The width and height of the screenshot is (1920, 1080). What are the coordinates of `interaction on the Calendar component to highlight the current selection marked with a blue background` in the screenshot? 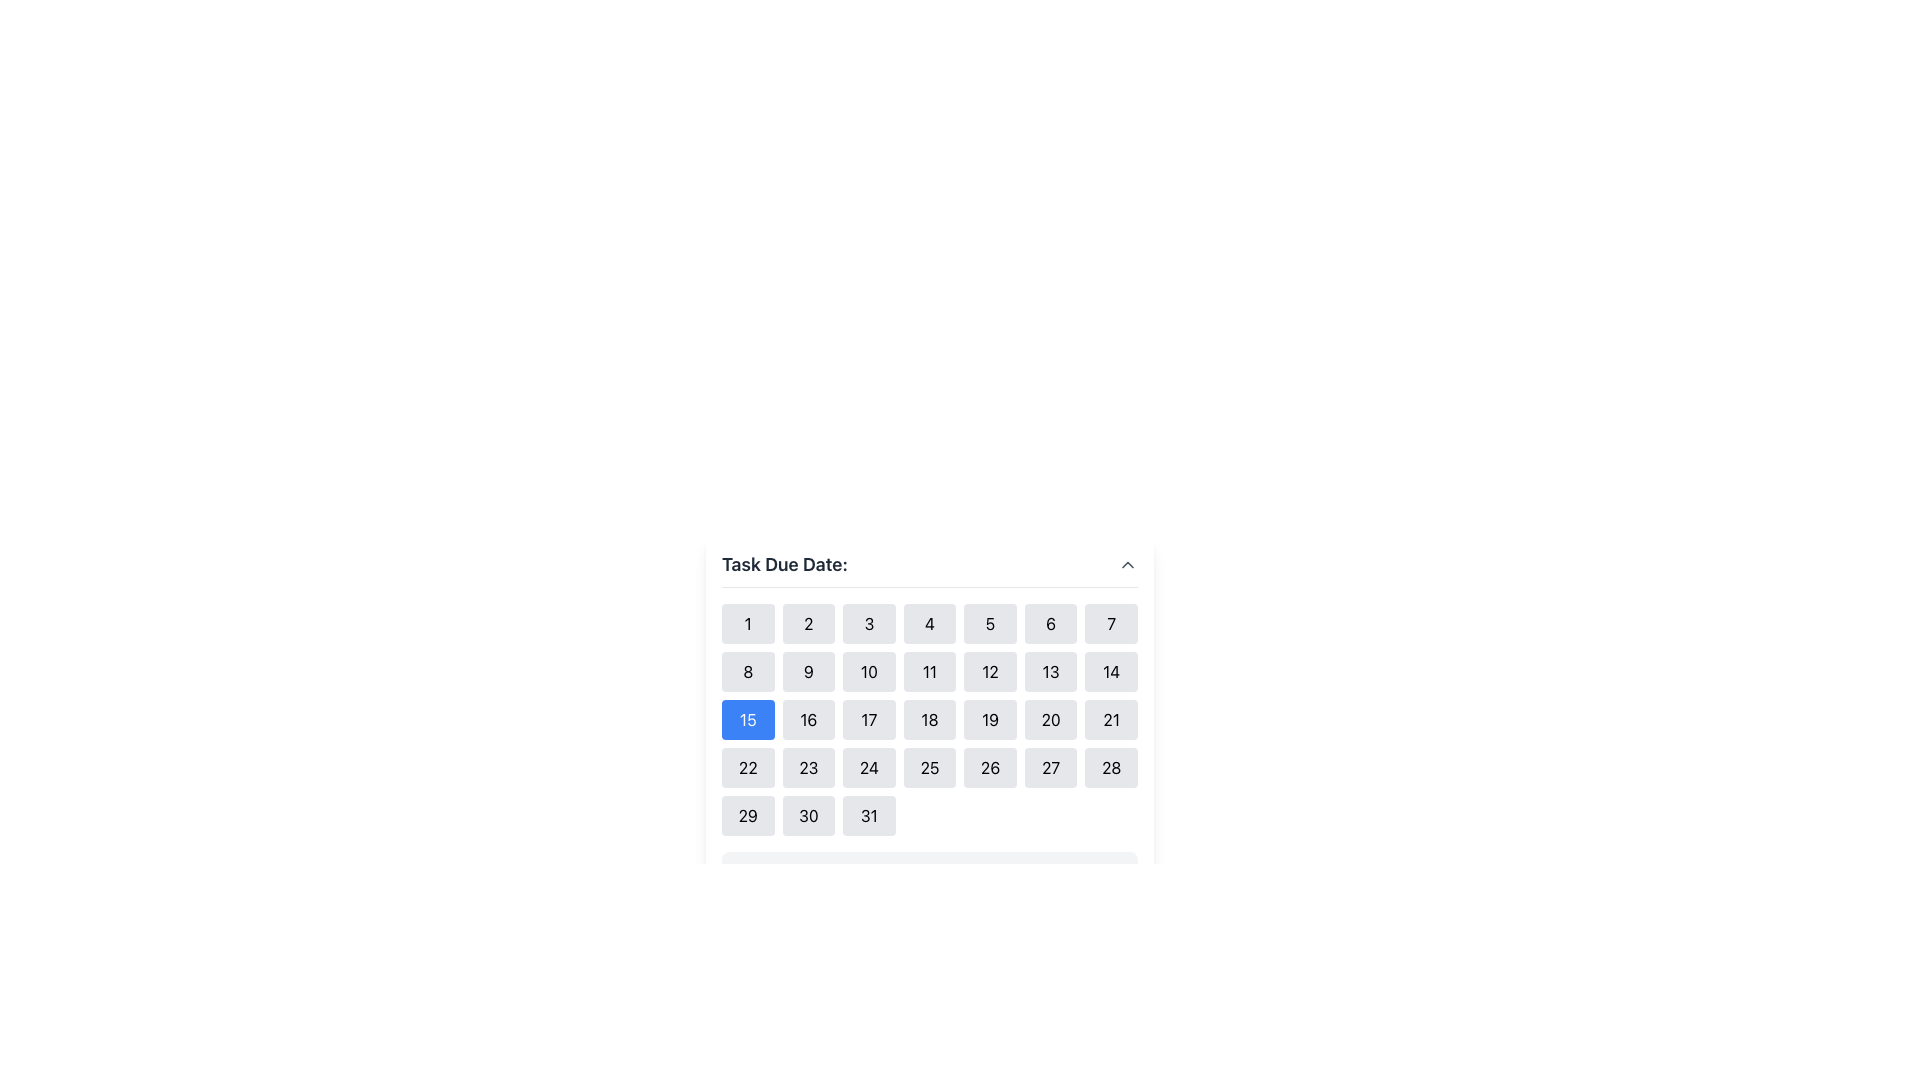 It's located at (1095, 686).